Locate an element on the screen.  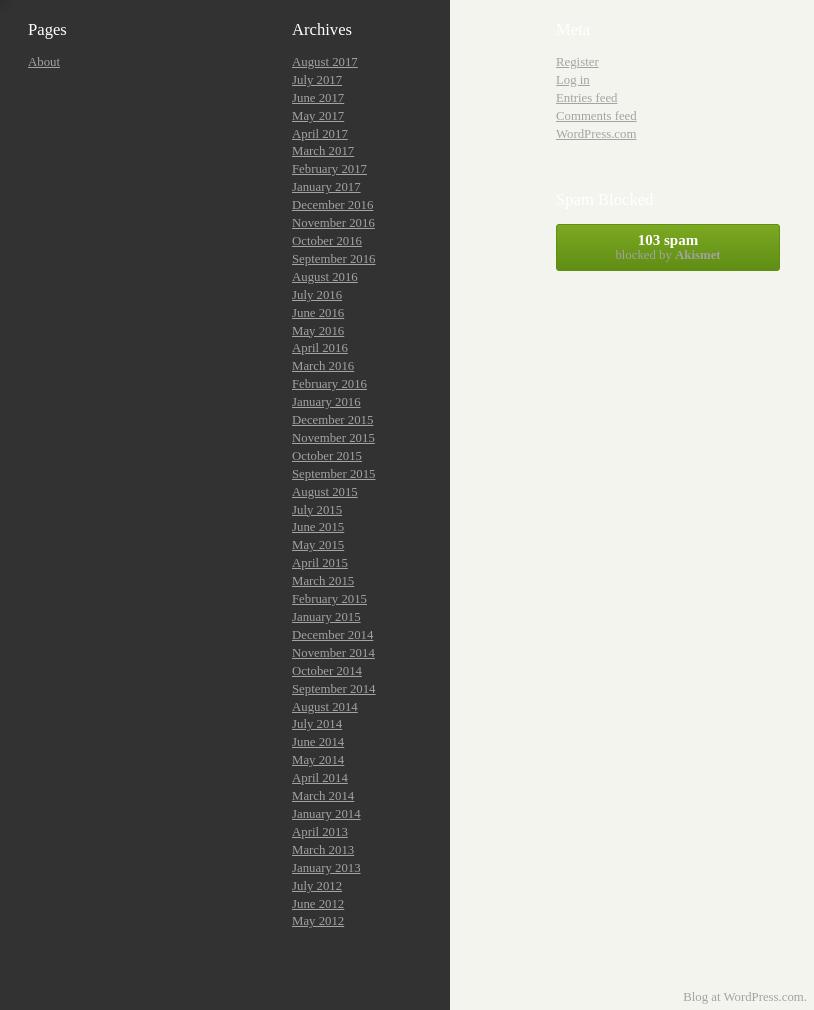
'October 2016' is located at coordinates (326, 238).